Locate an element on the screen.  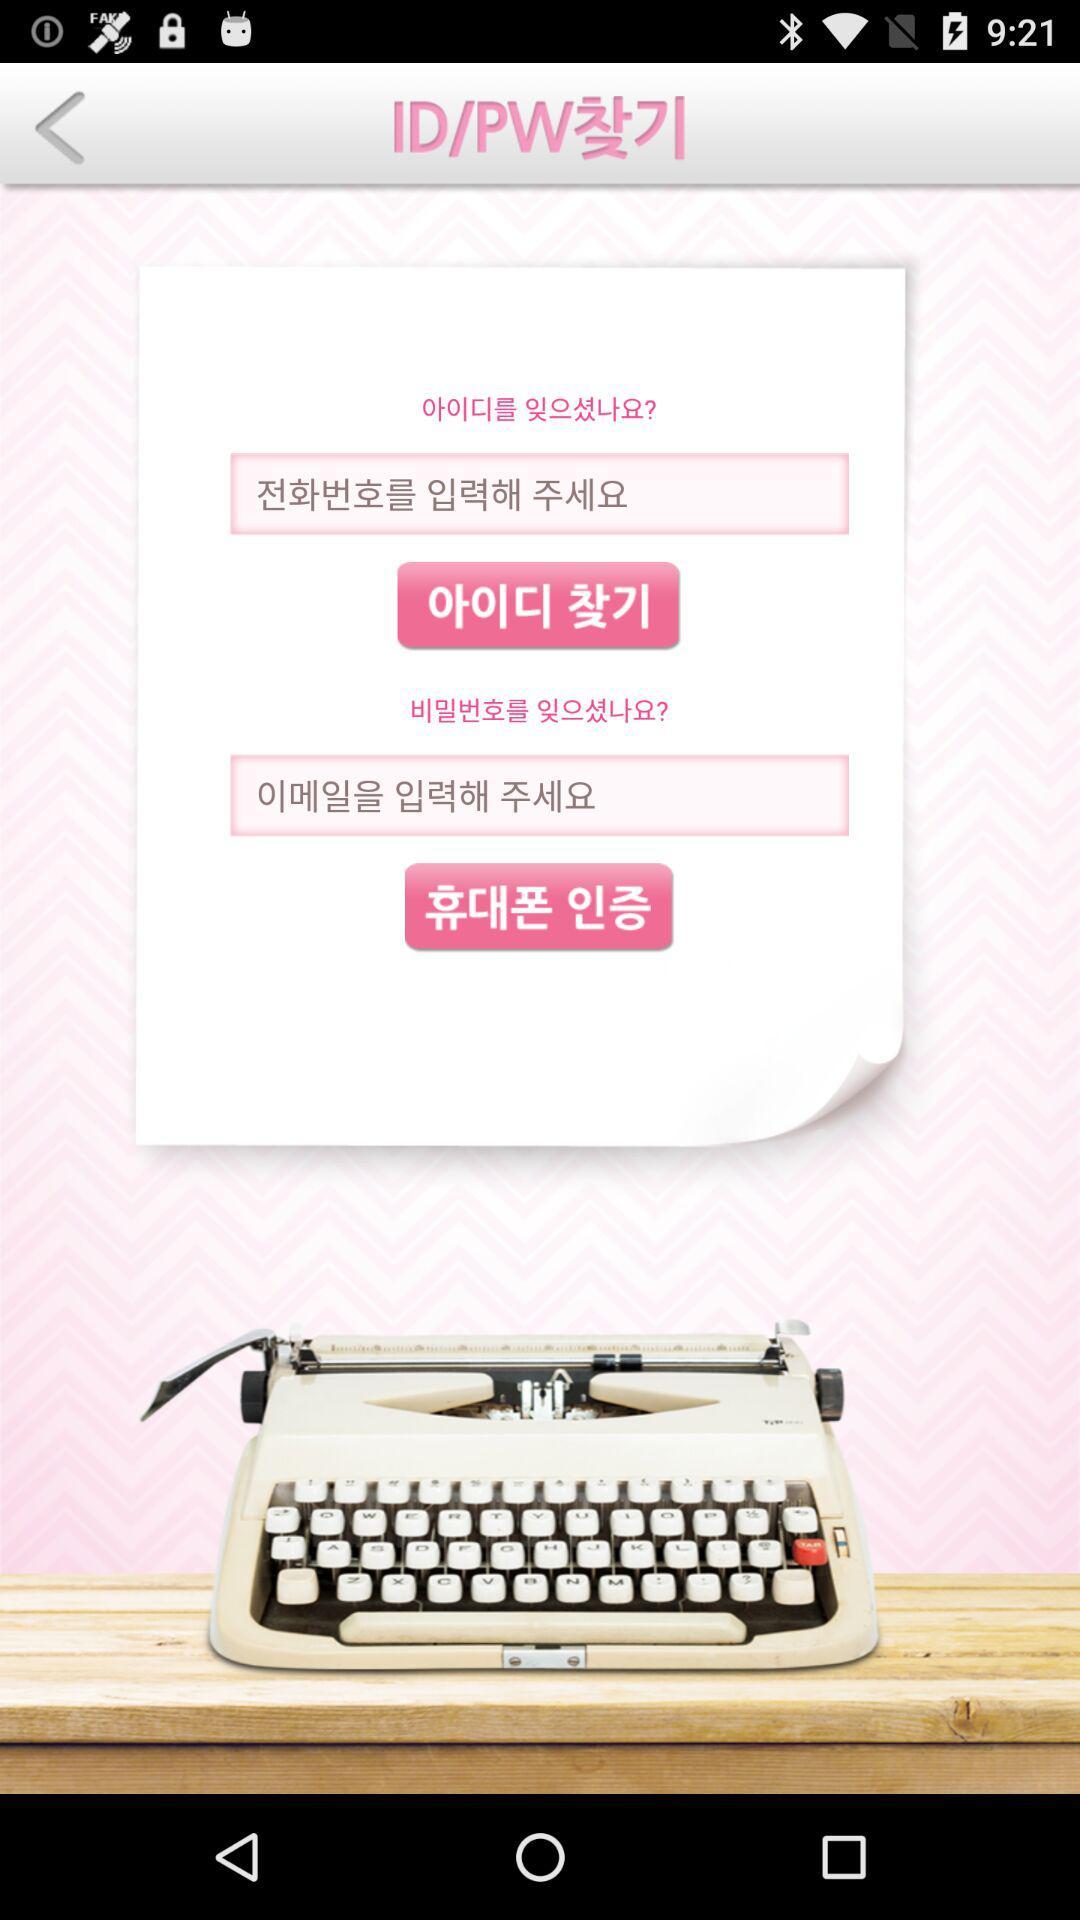
type here is located at coordinates (538, 794).